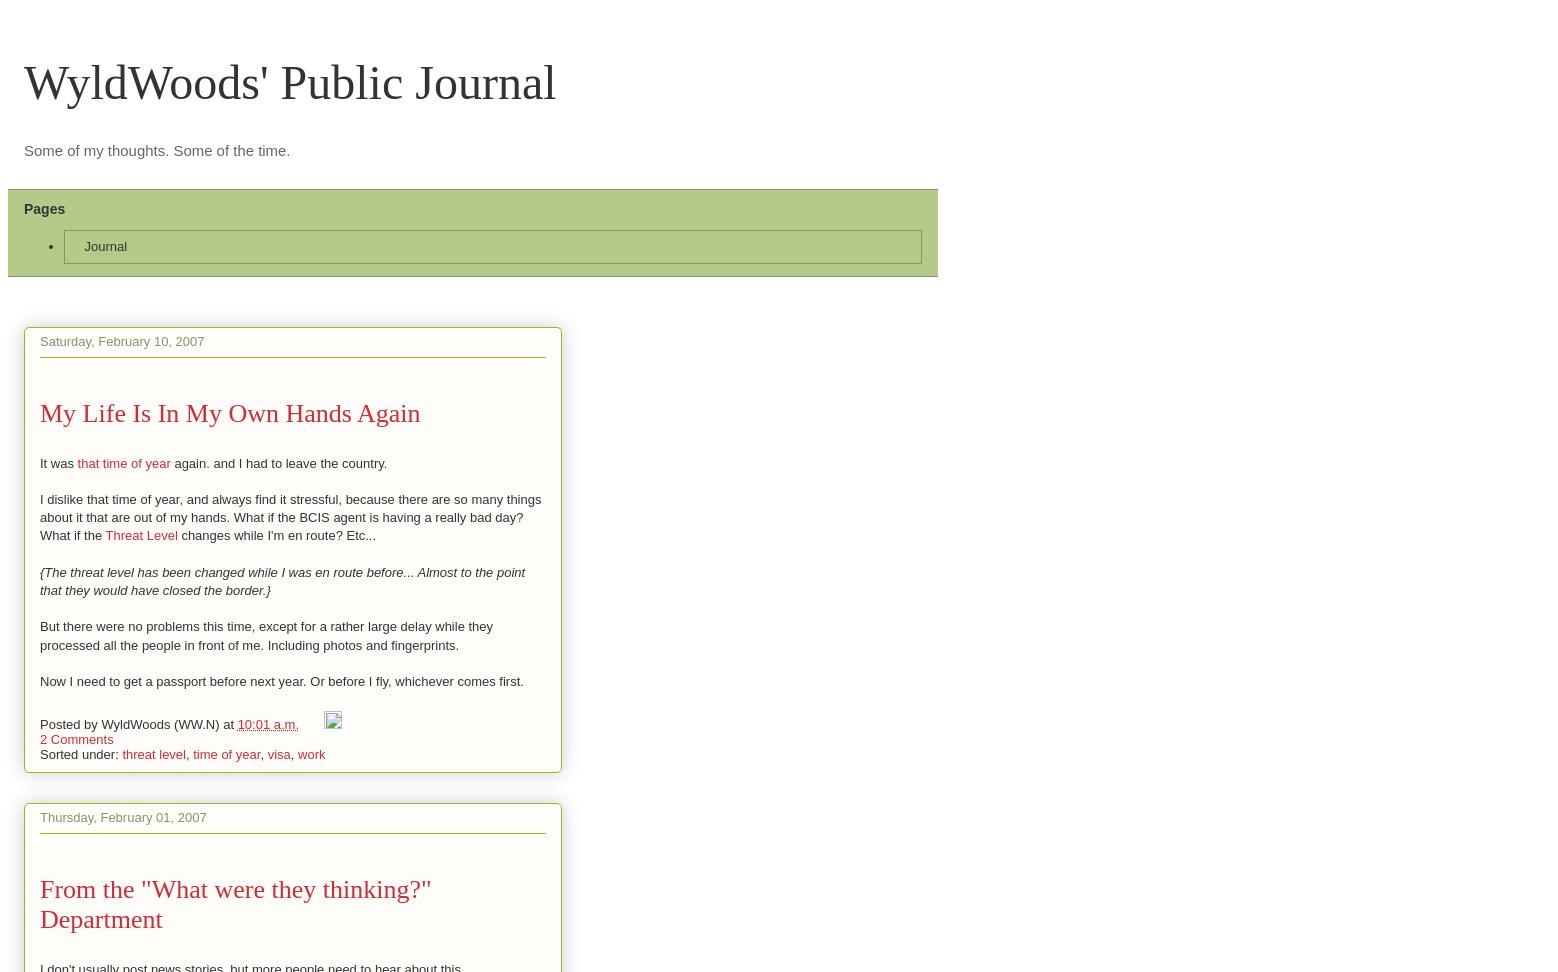  What do you see at coordinates (80, 753) in the screenshot?
I see `'Sorted under:'` at bounding box center [80, 753].